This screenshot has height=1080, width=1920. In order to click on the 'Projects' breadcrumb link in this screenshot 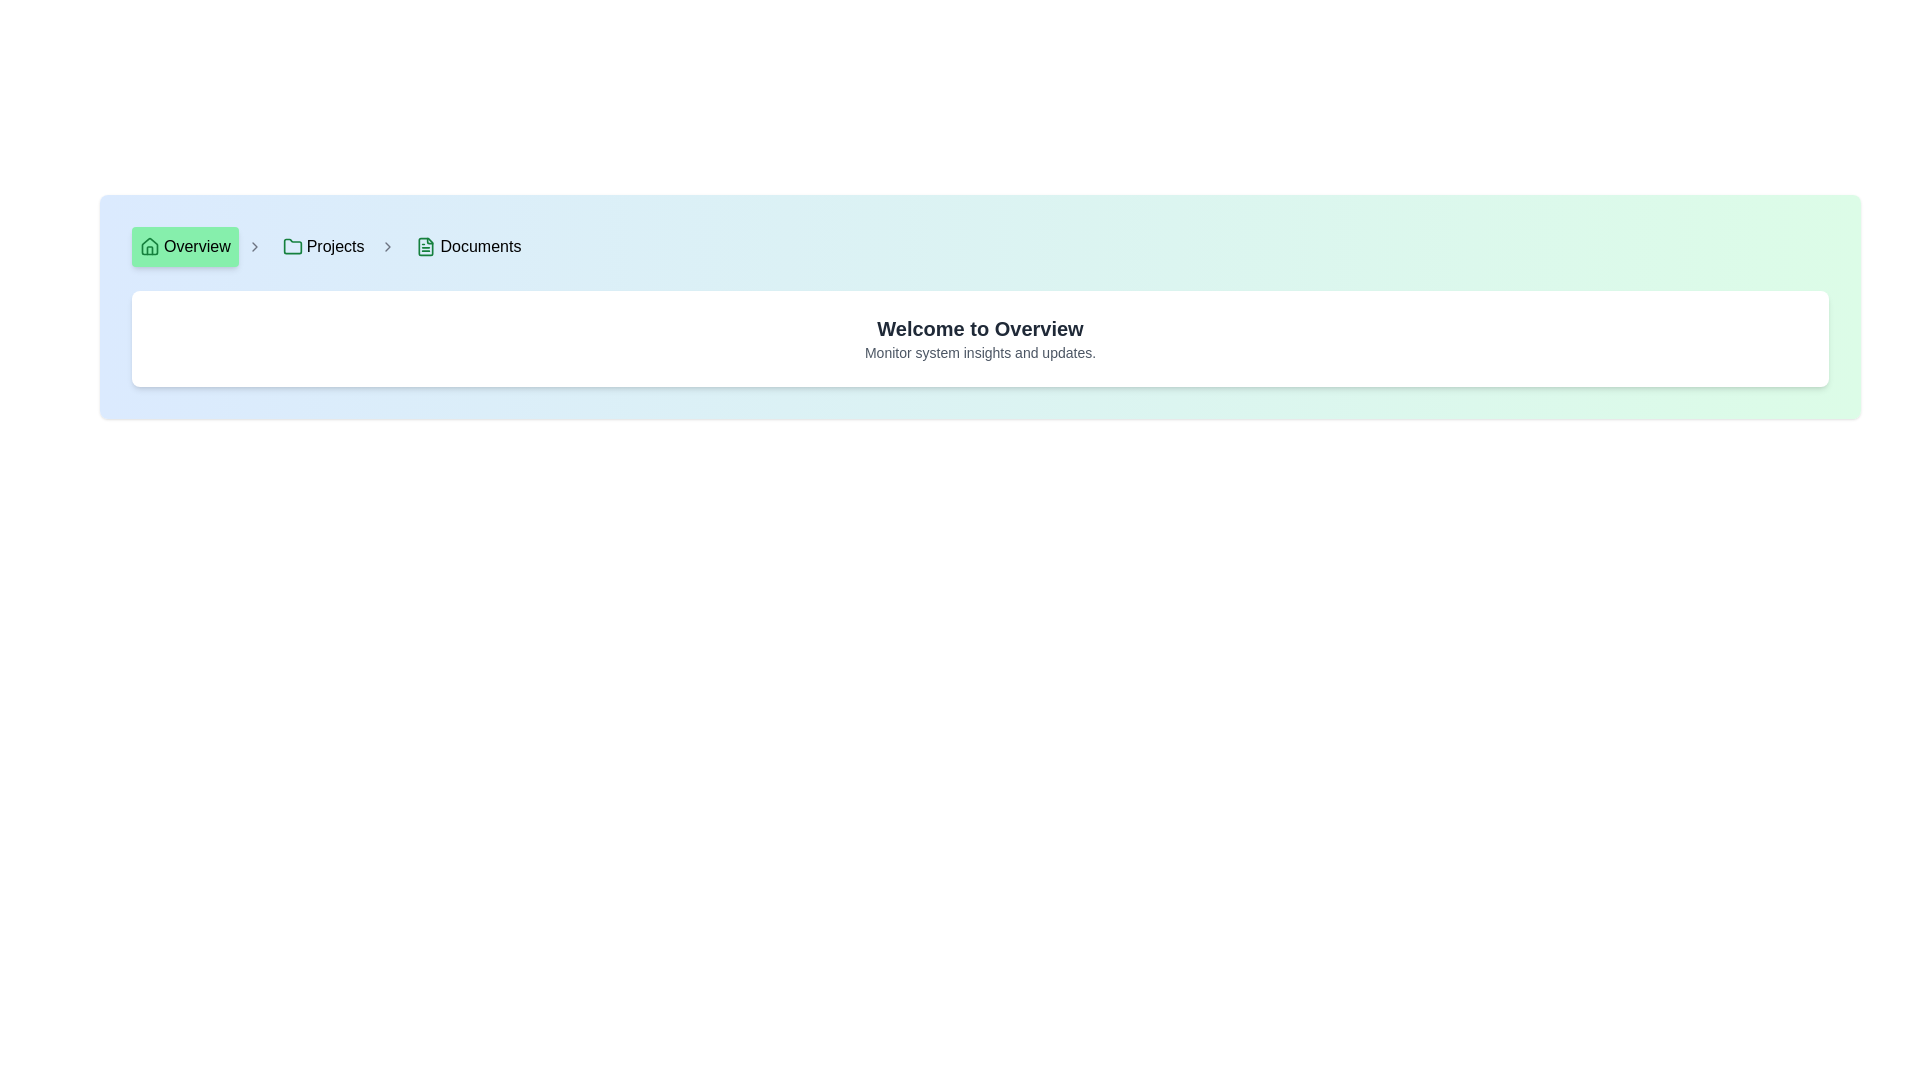, I will do `click(335, 245)`.